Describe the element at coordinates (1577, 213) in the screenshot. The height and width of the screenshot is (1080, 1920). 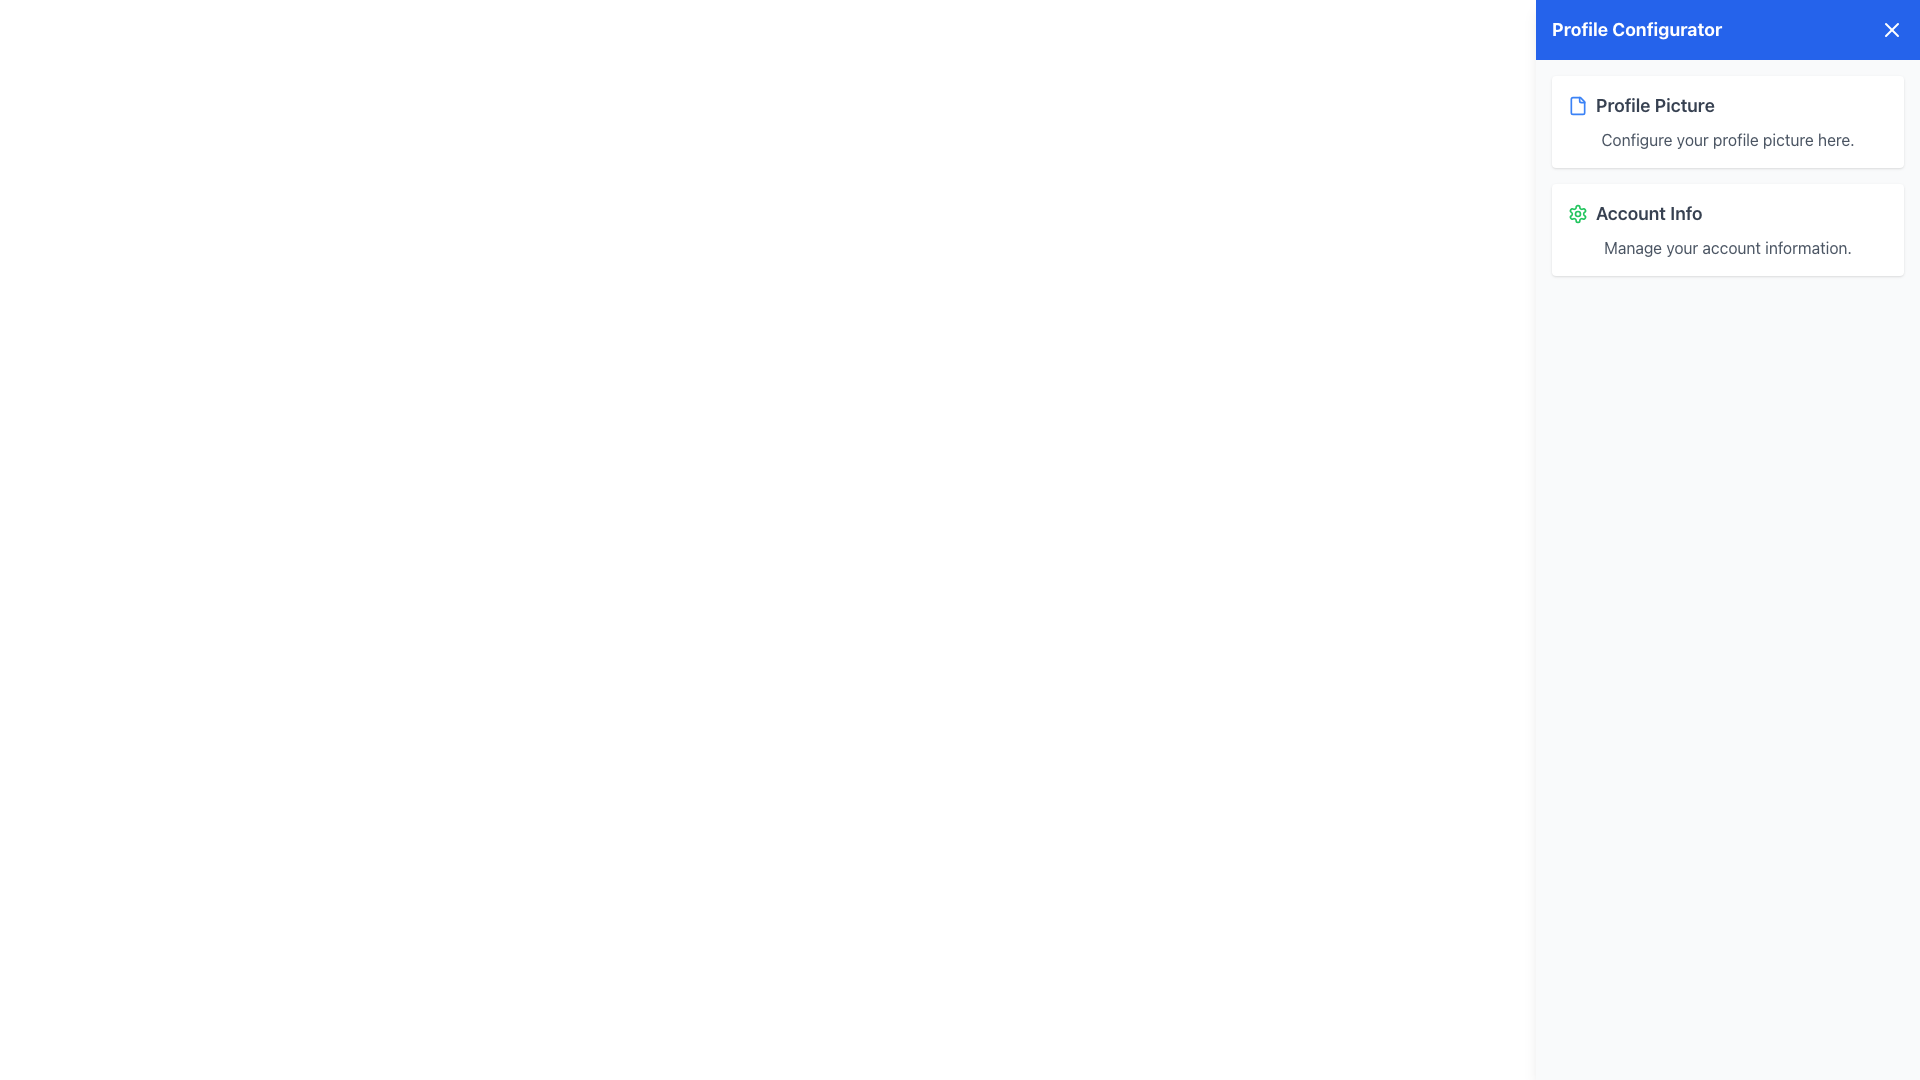
I see `settings icon located at the start of the row containing the 'Account Info' text, positioned in the middle of the second card` at that location.